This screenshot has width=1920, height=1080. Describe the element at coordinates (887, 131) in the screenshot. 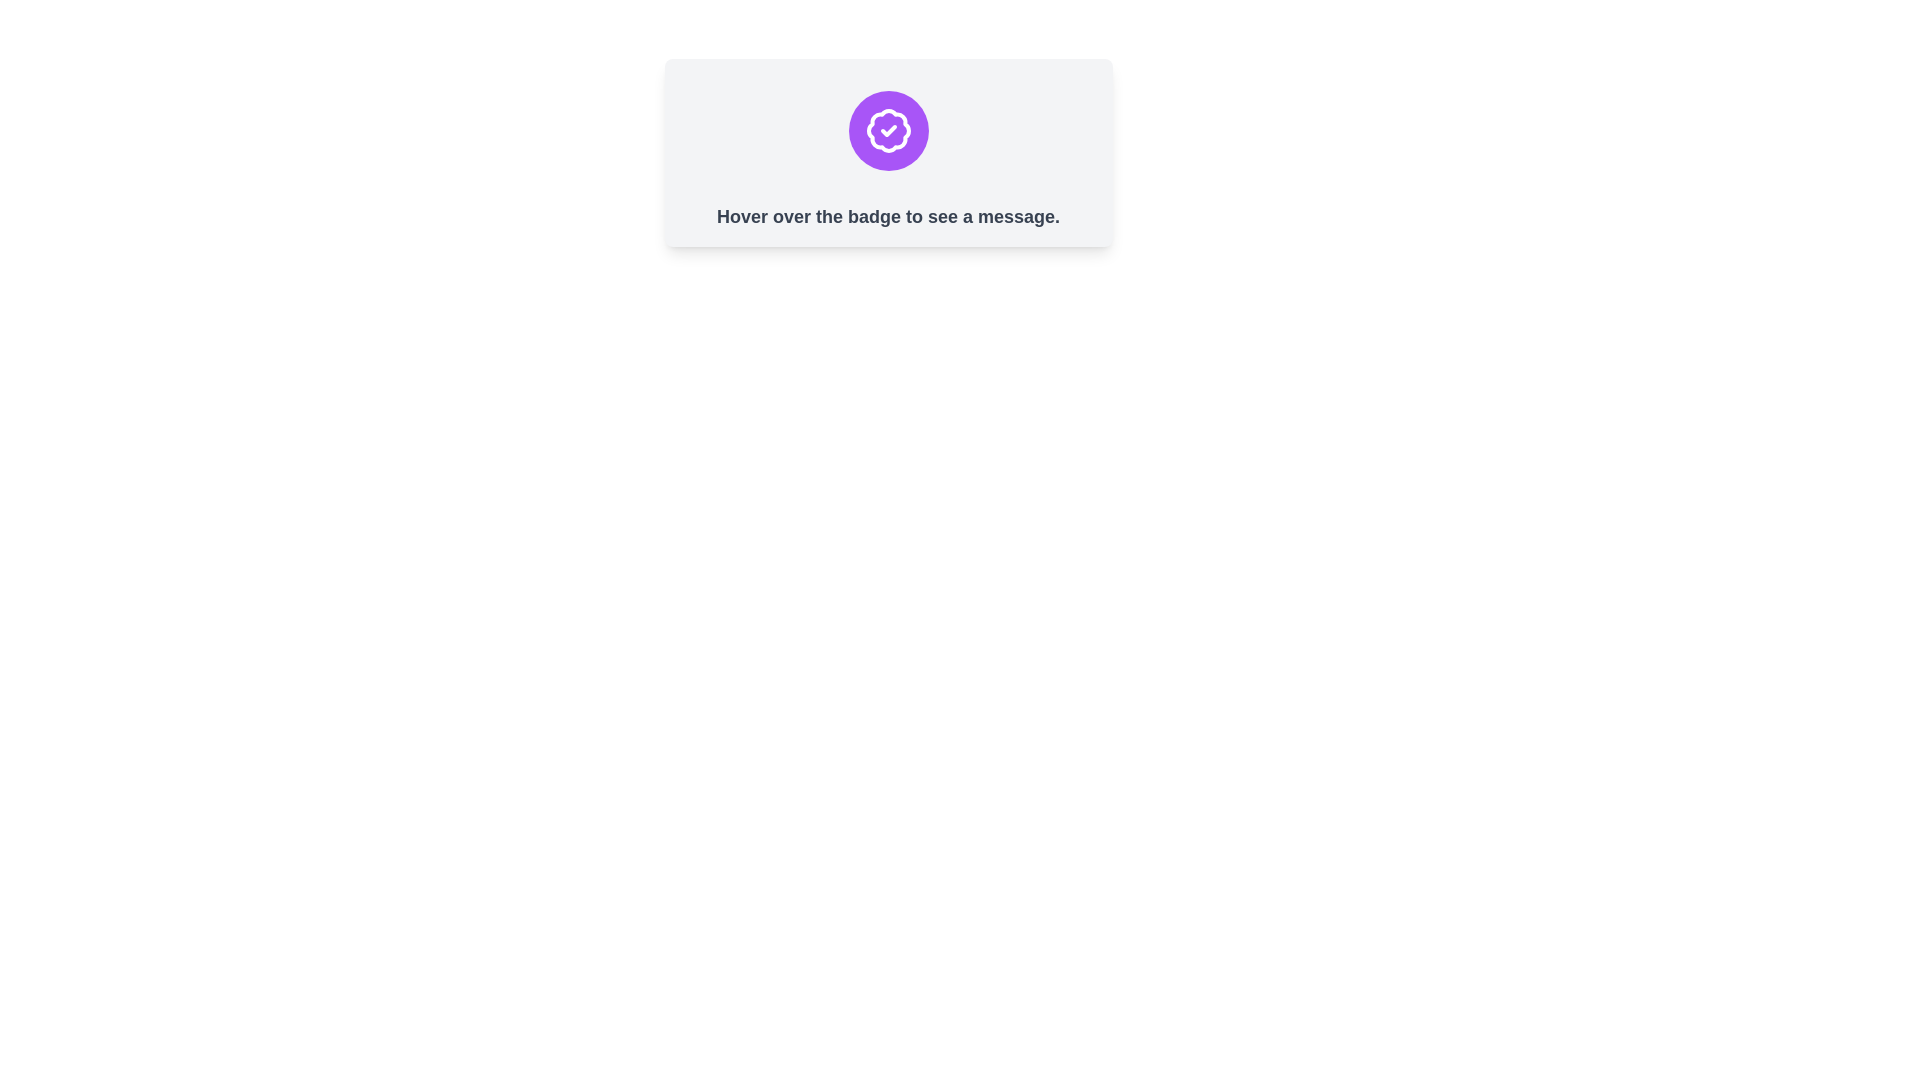

I see `the circular badge-like graphical decoration with scalloped edges that contains a heart shape in the center` at that location.